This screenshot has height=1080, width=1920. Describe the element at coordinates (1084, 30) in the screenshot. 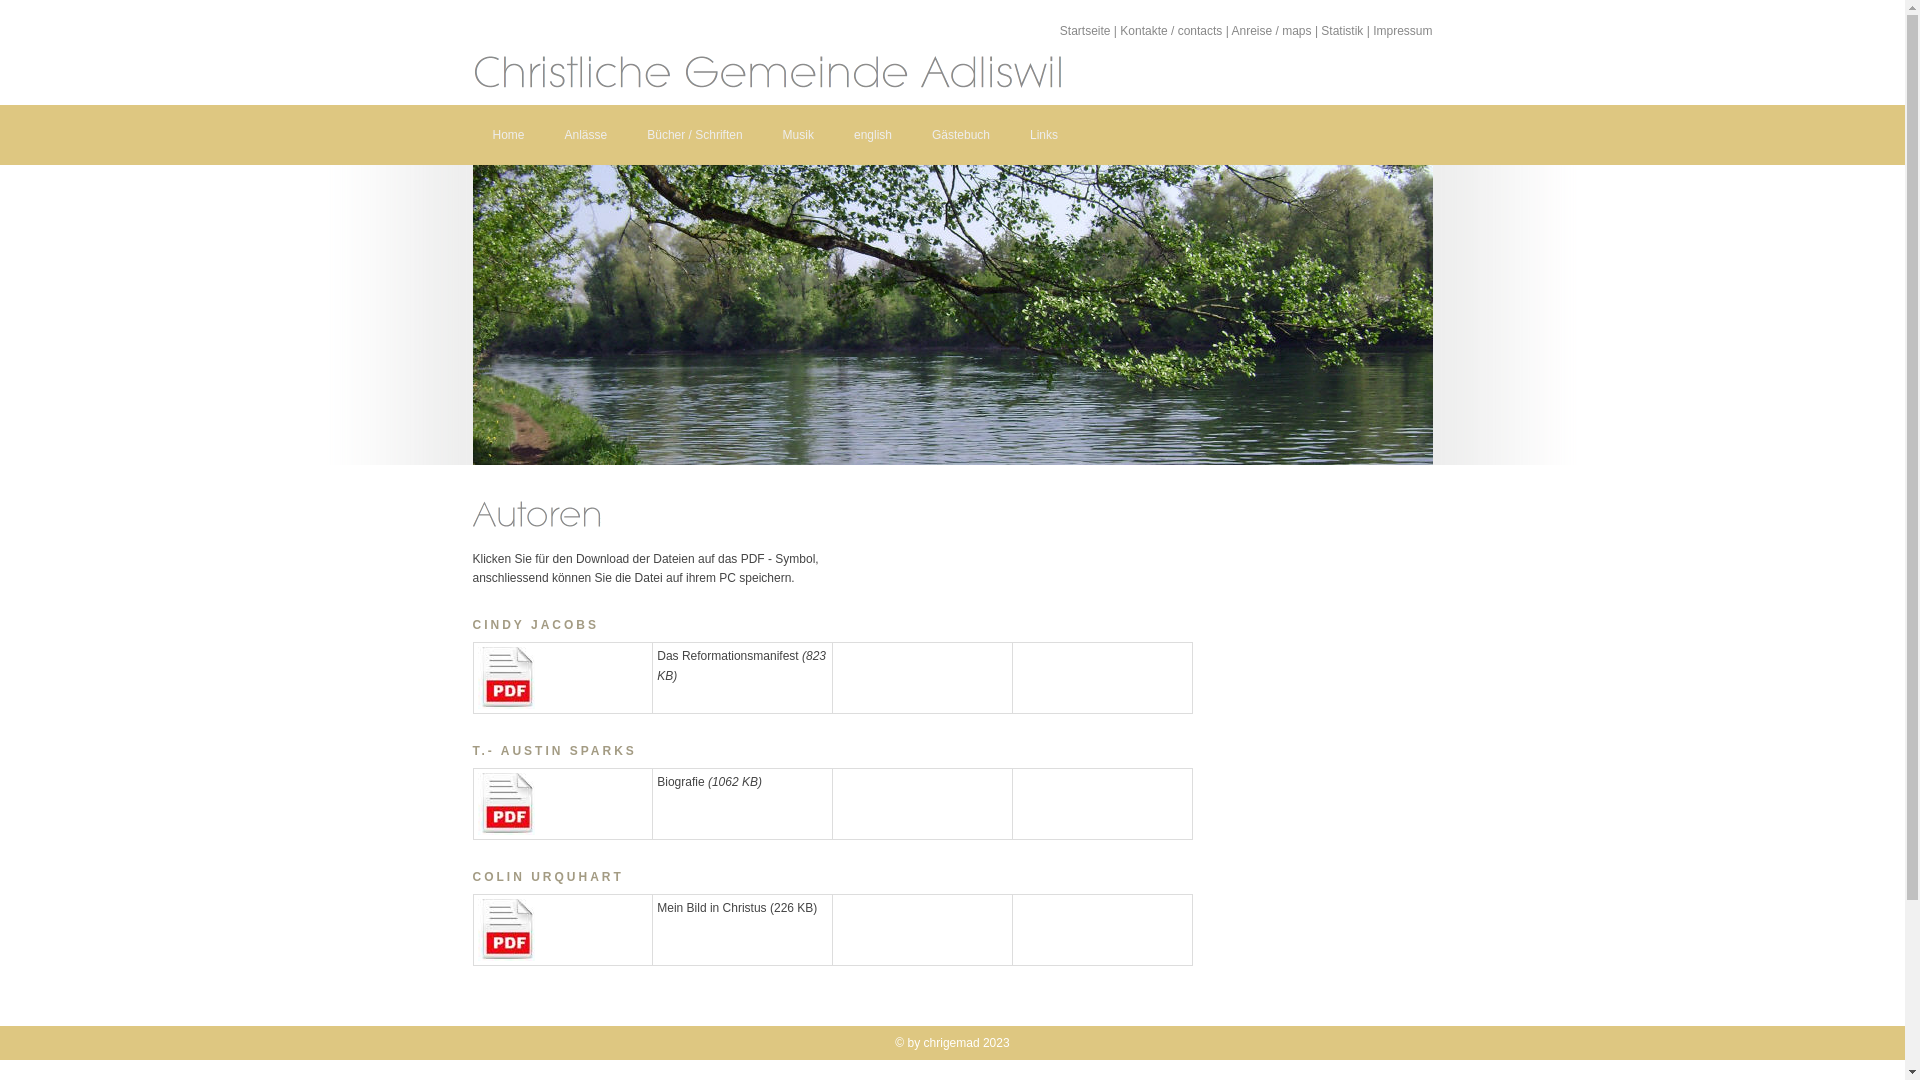

I see `'Startseite'` at that location.